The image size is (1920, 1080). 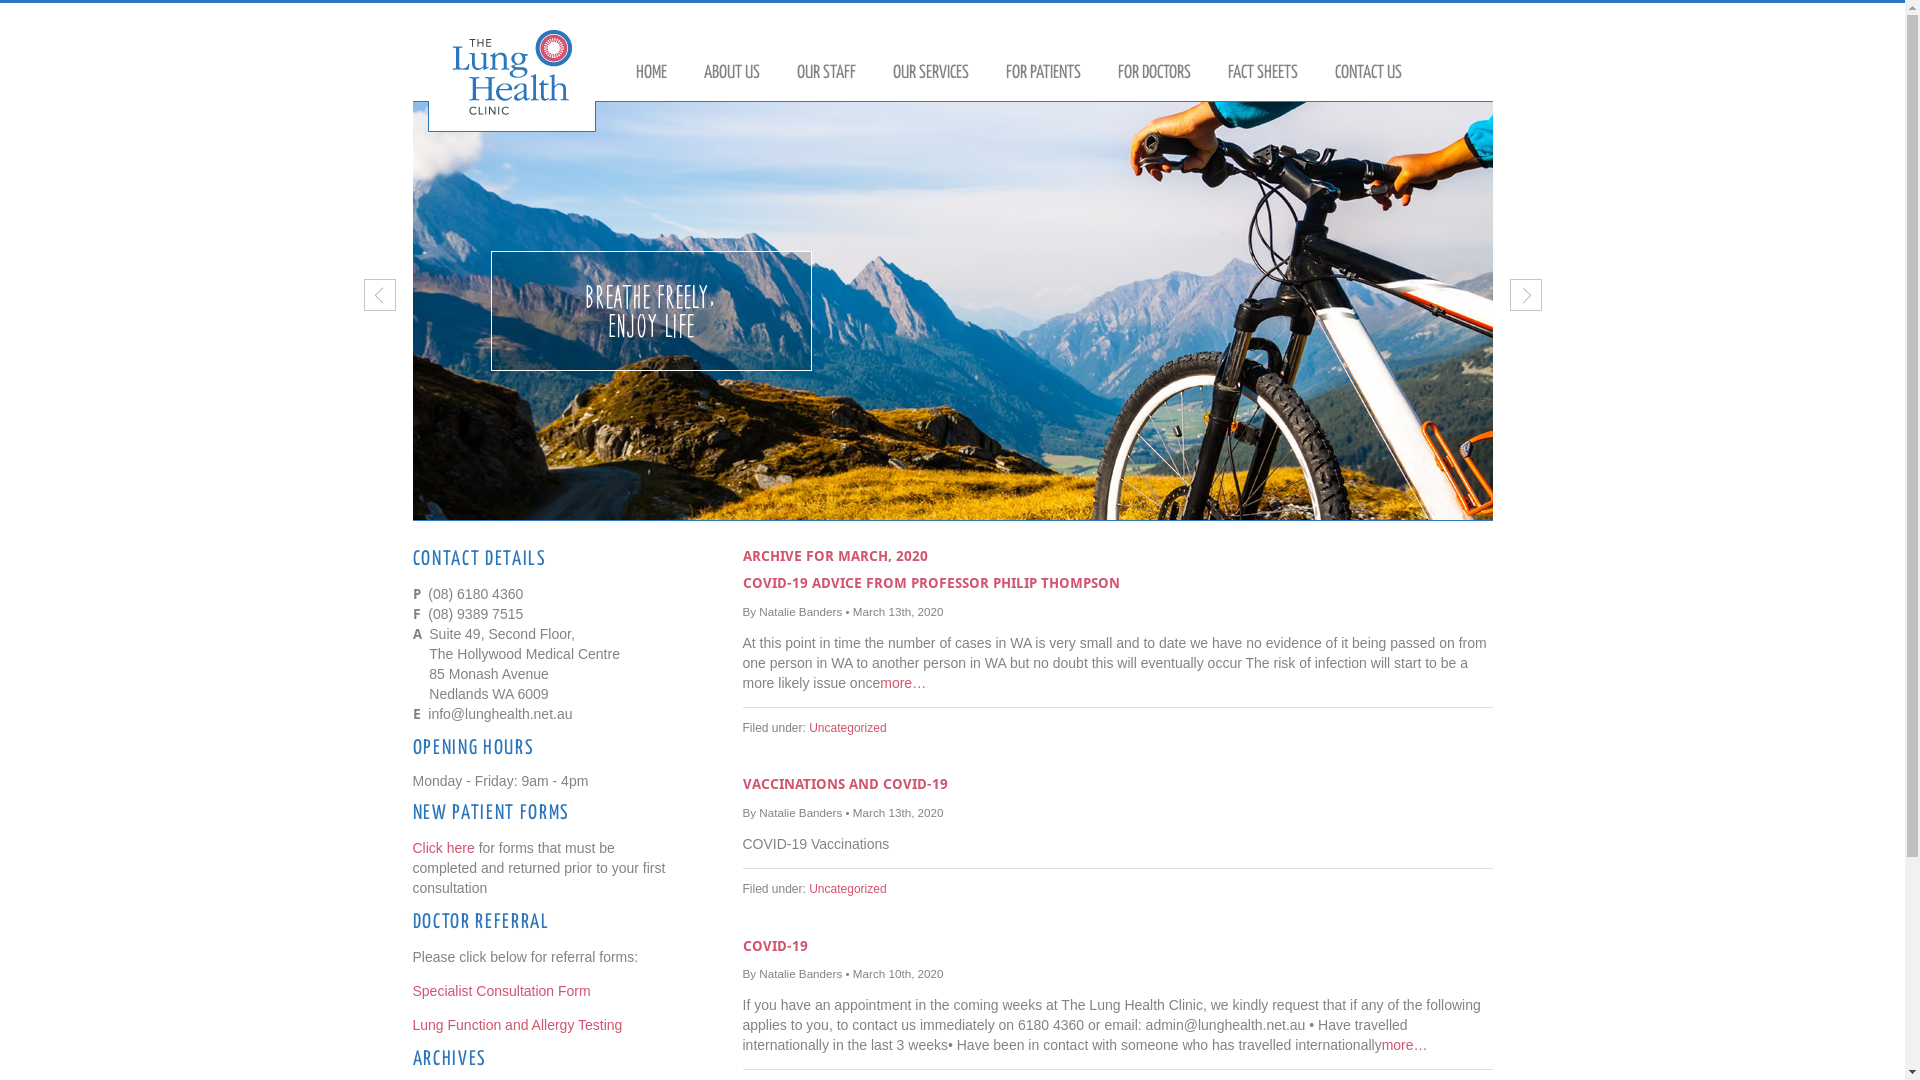 I want to click on 'OUR STAFF', so click(x=826, y=72).